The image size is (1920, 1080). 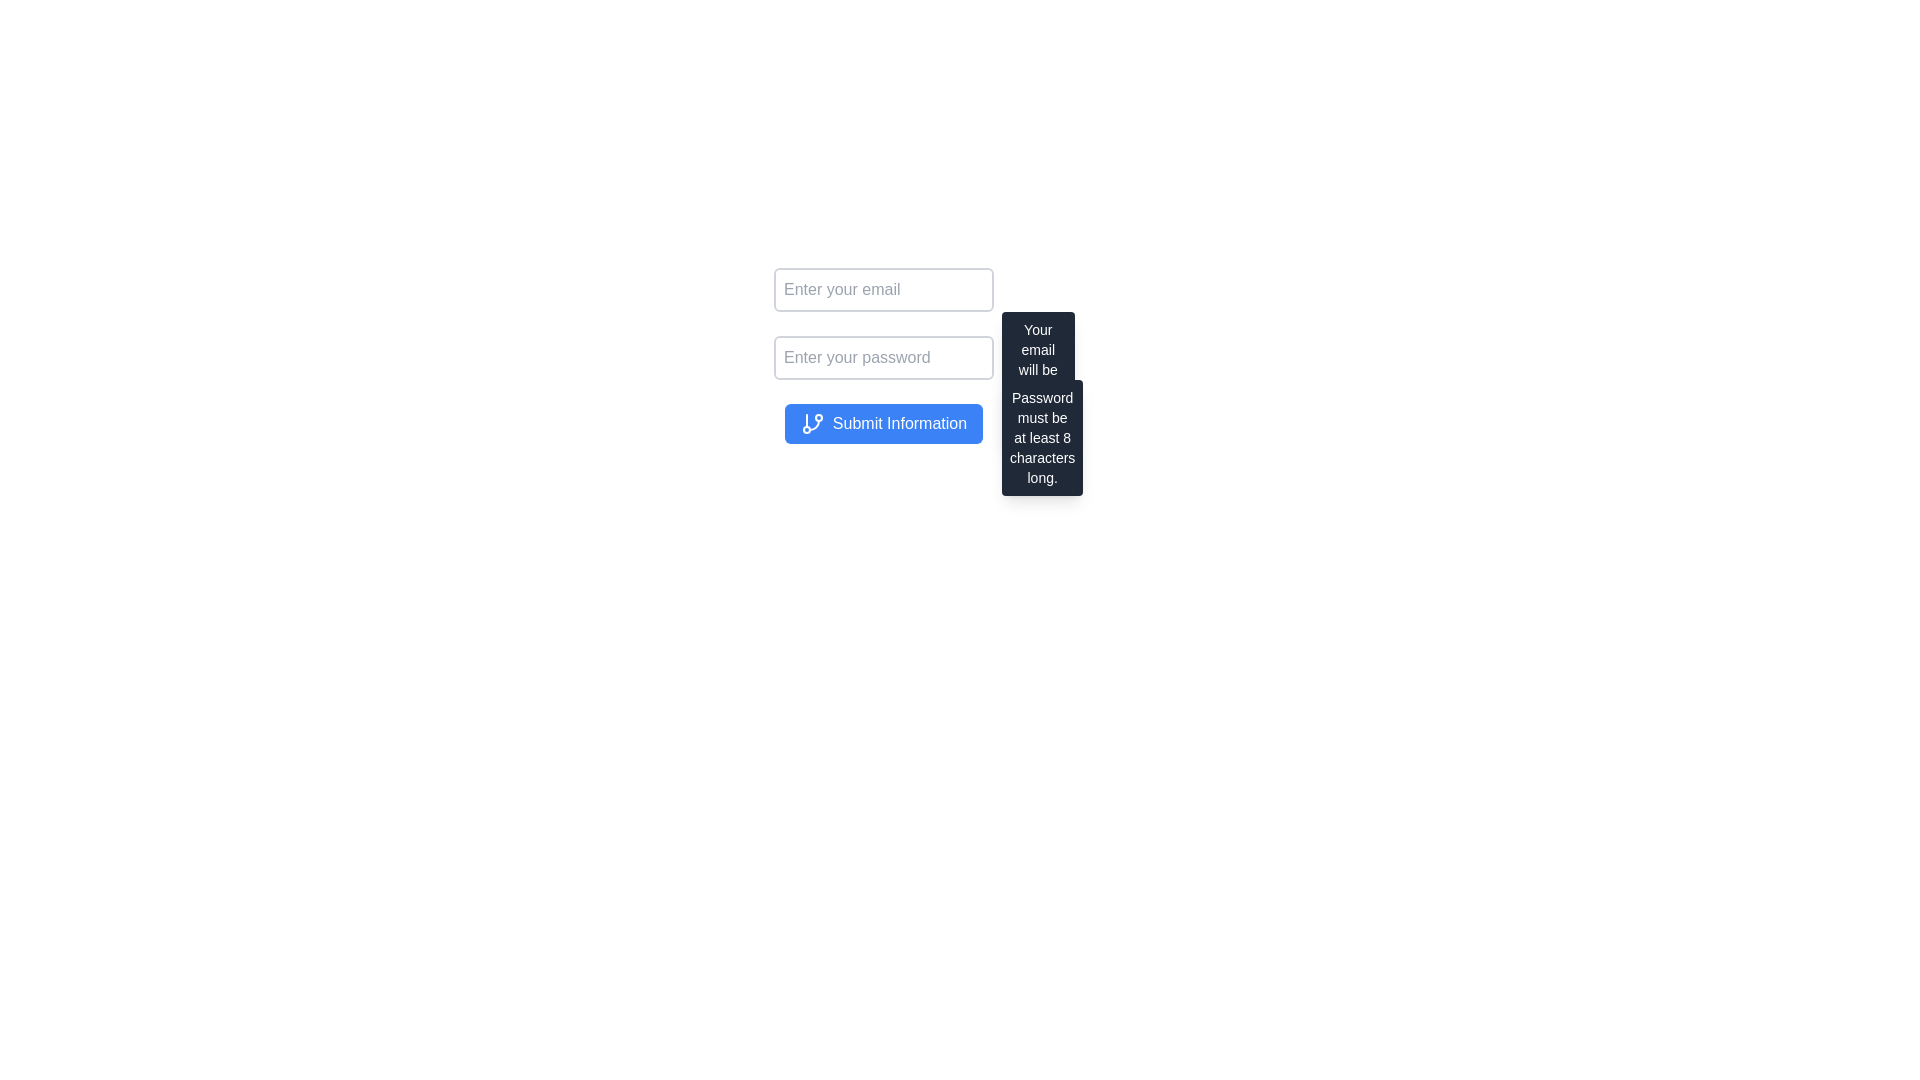 I want to click on the tooltip with white text on a dark gray background, positioned to the right of the 'Enter your email' input field, so click(x=1038, y=380).